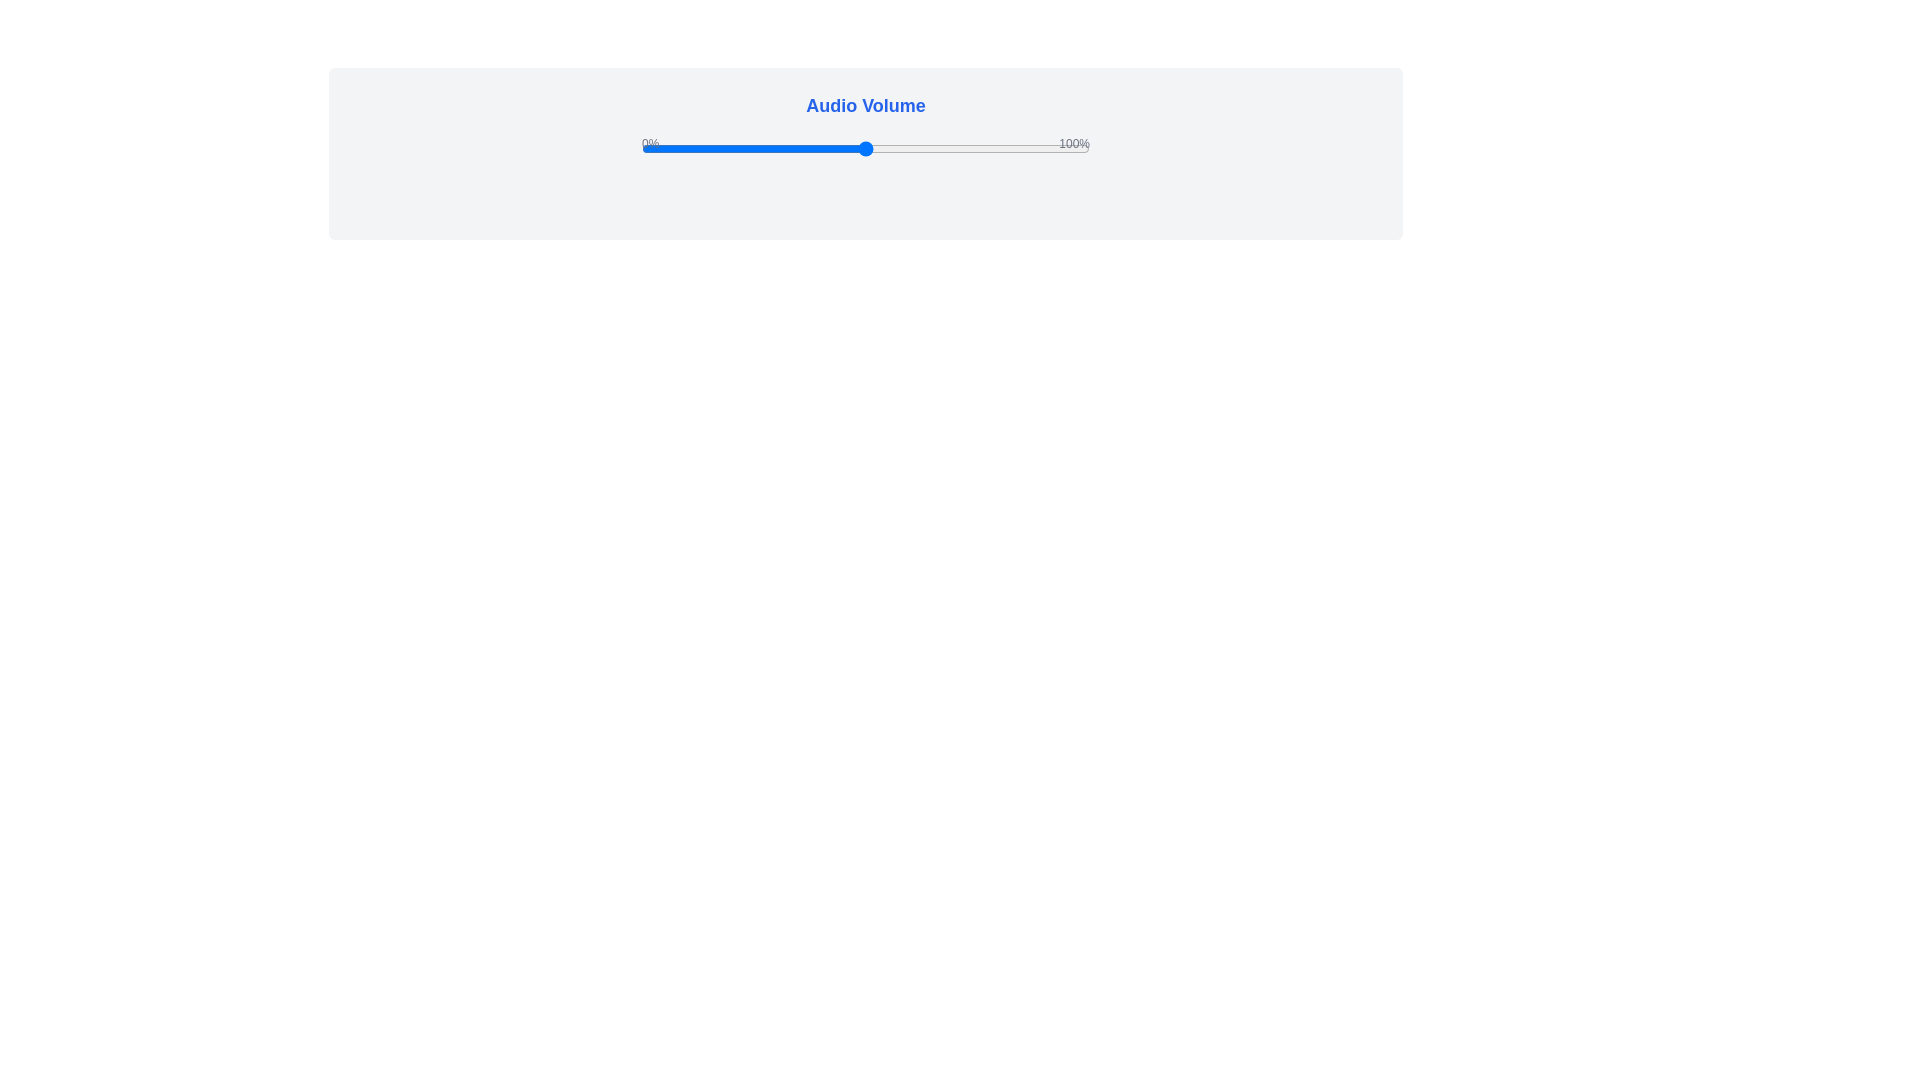  Describe the element at coordinates (721, 148) in the screenshot. I see `the audio volume` at that location.